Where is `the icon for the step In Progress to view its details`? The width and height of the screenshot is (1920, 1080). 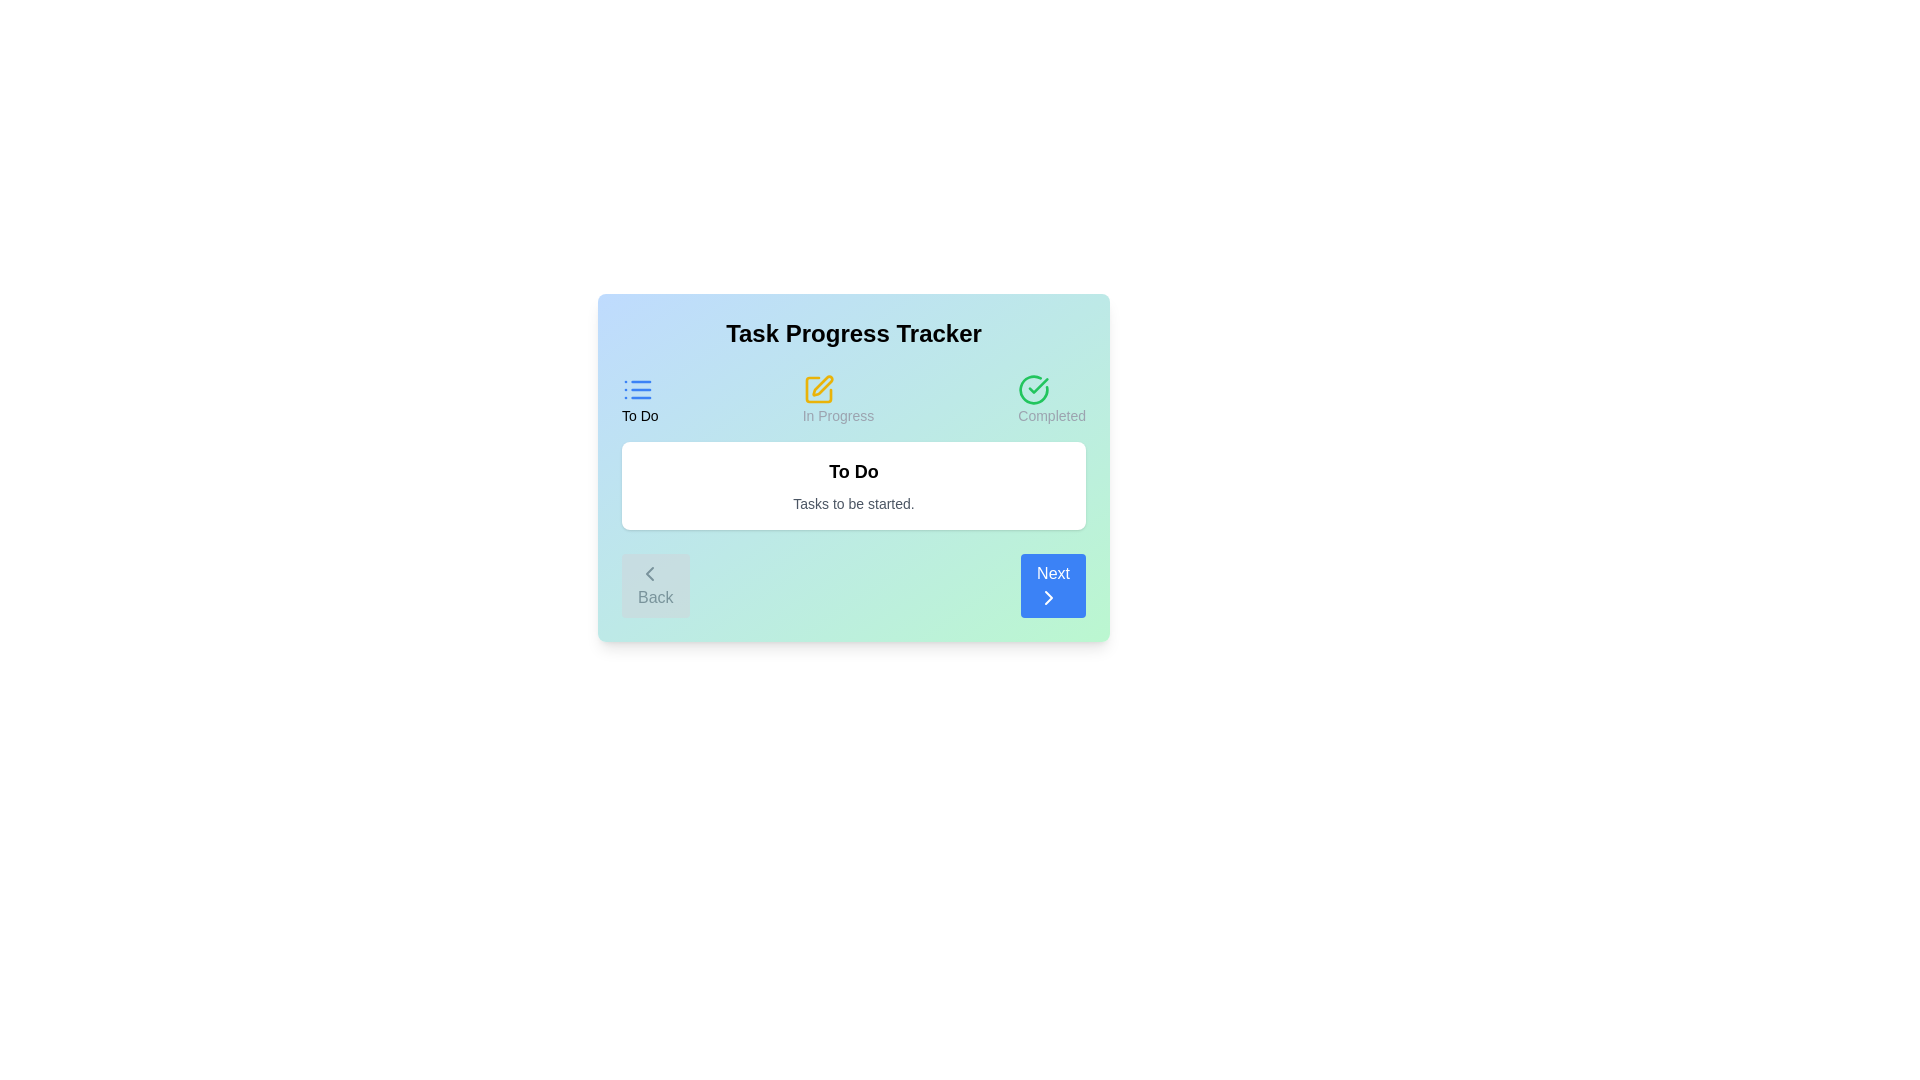 the icon for the step In Progress to view its details is located at coordinates (817, 389).